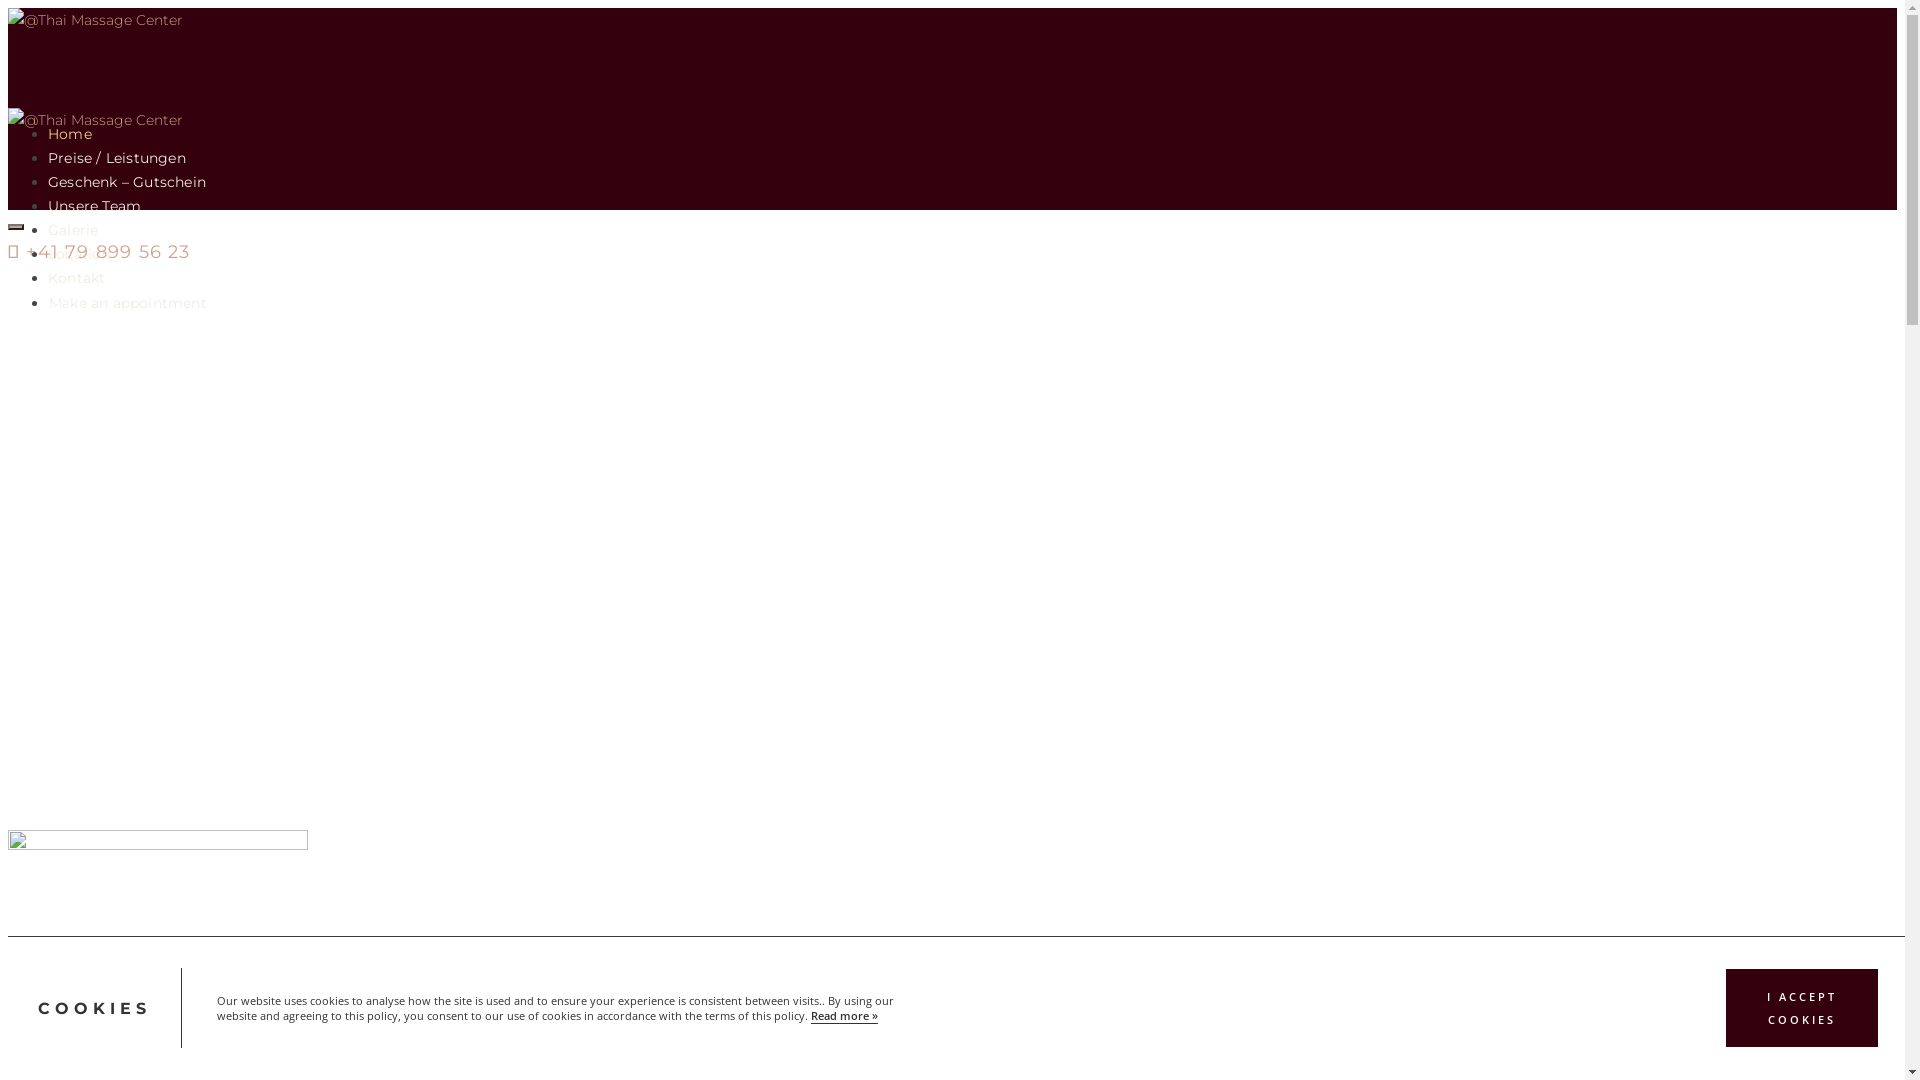 The width and height of the screenshot is (1920, 1080). What do you see at coordinates (1801, 1009) in the screenshot?
I see `'I ACCEPT COOKIES'` at bounding box center [1801, 1009].